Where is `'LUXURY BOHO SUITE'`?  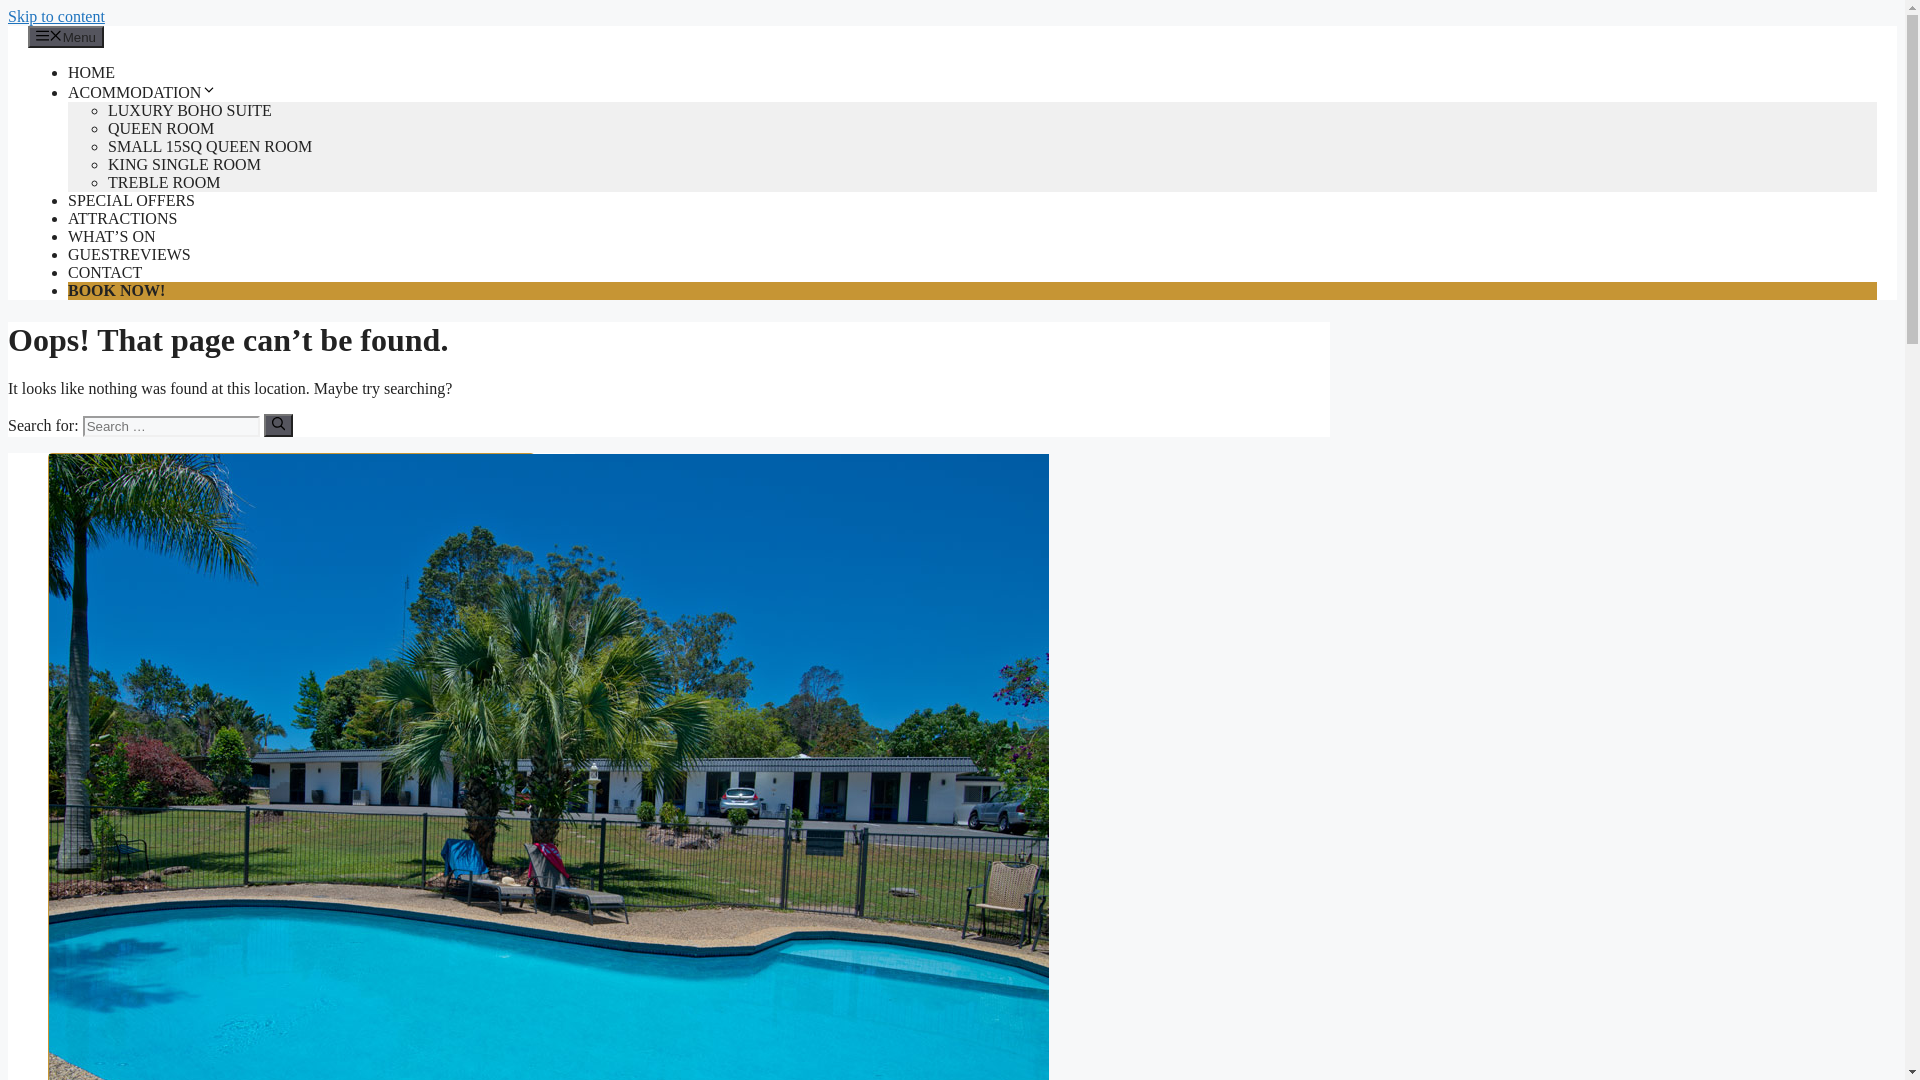
'LUXURY BOHO SUITE' is located at coordinates (190, 110).